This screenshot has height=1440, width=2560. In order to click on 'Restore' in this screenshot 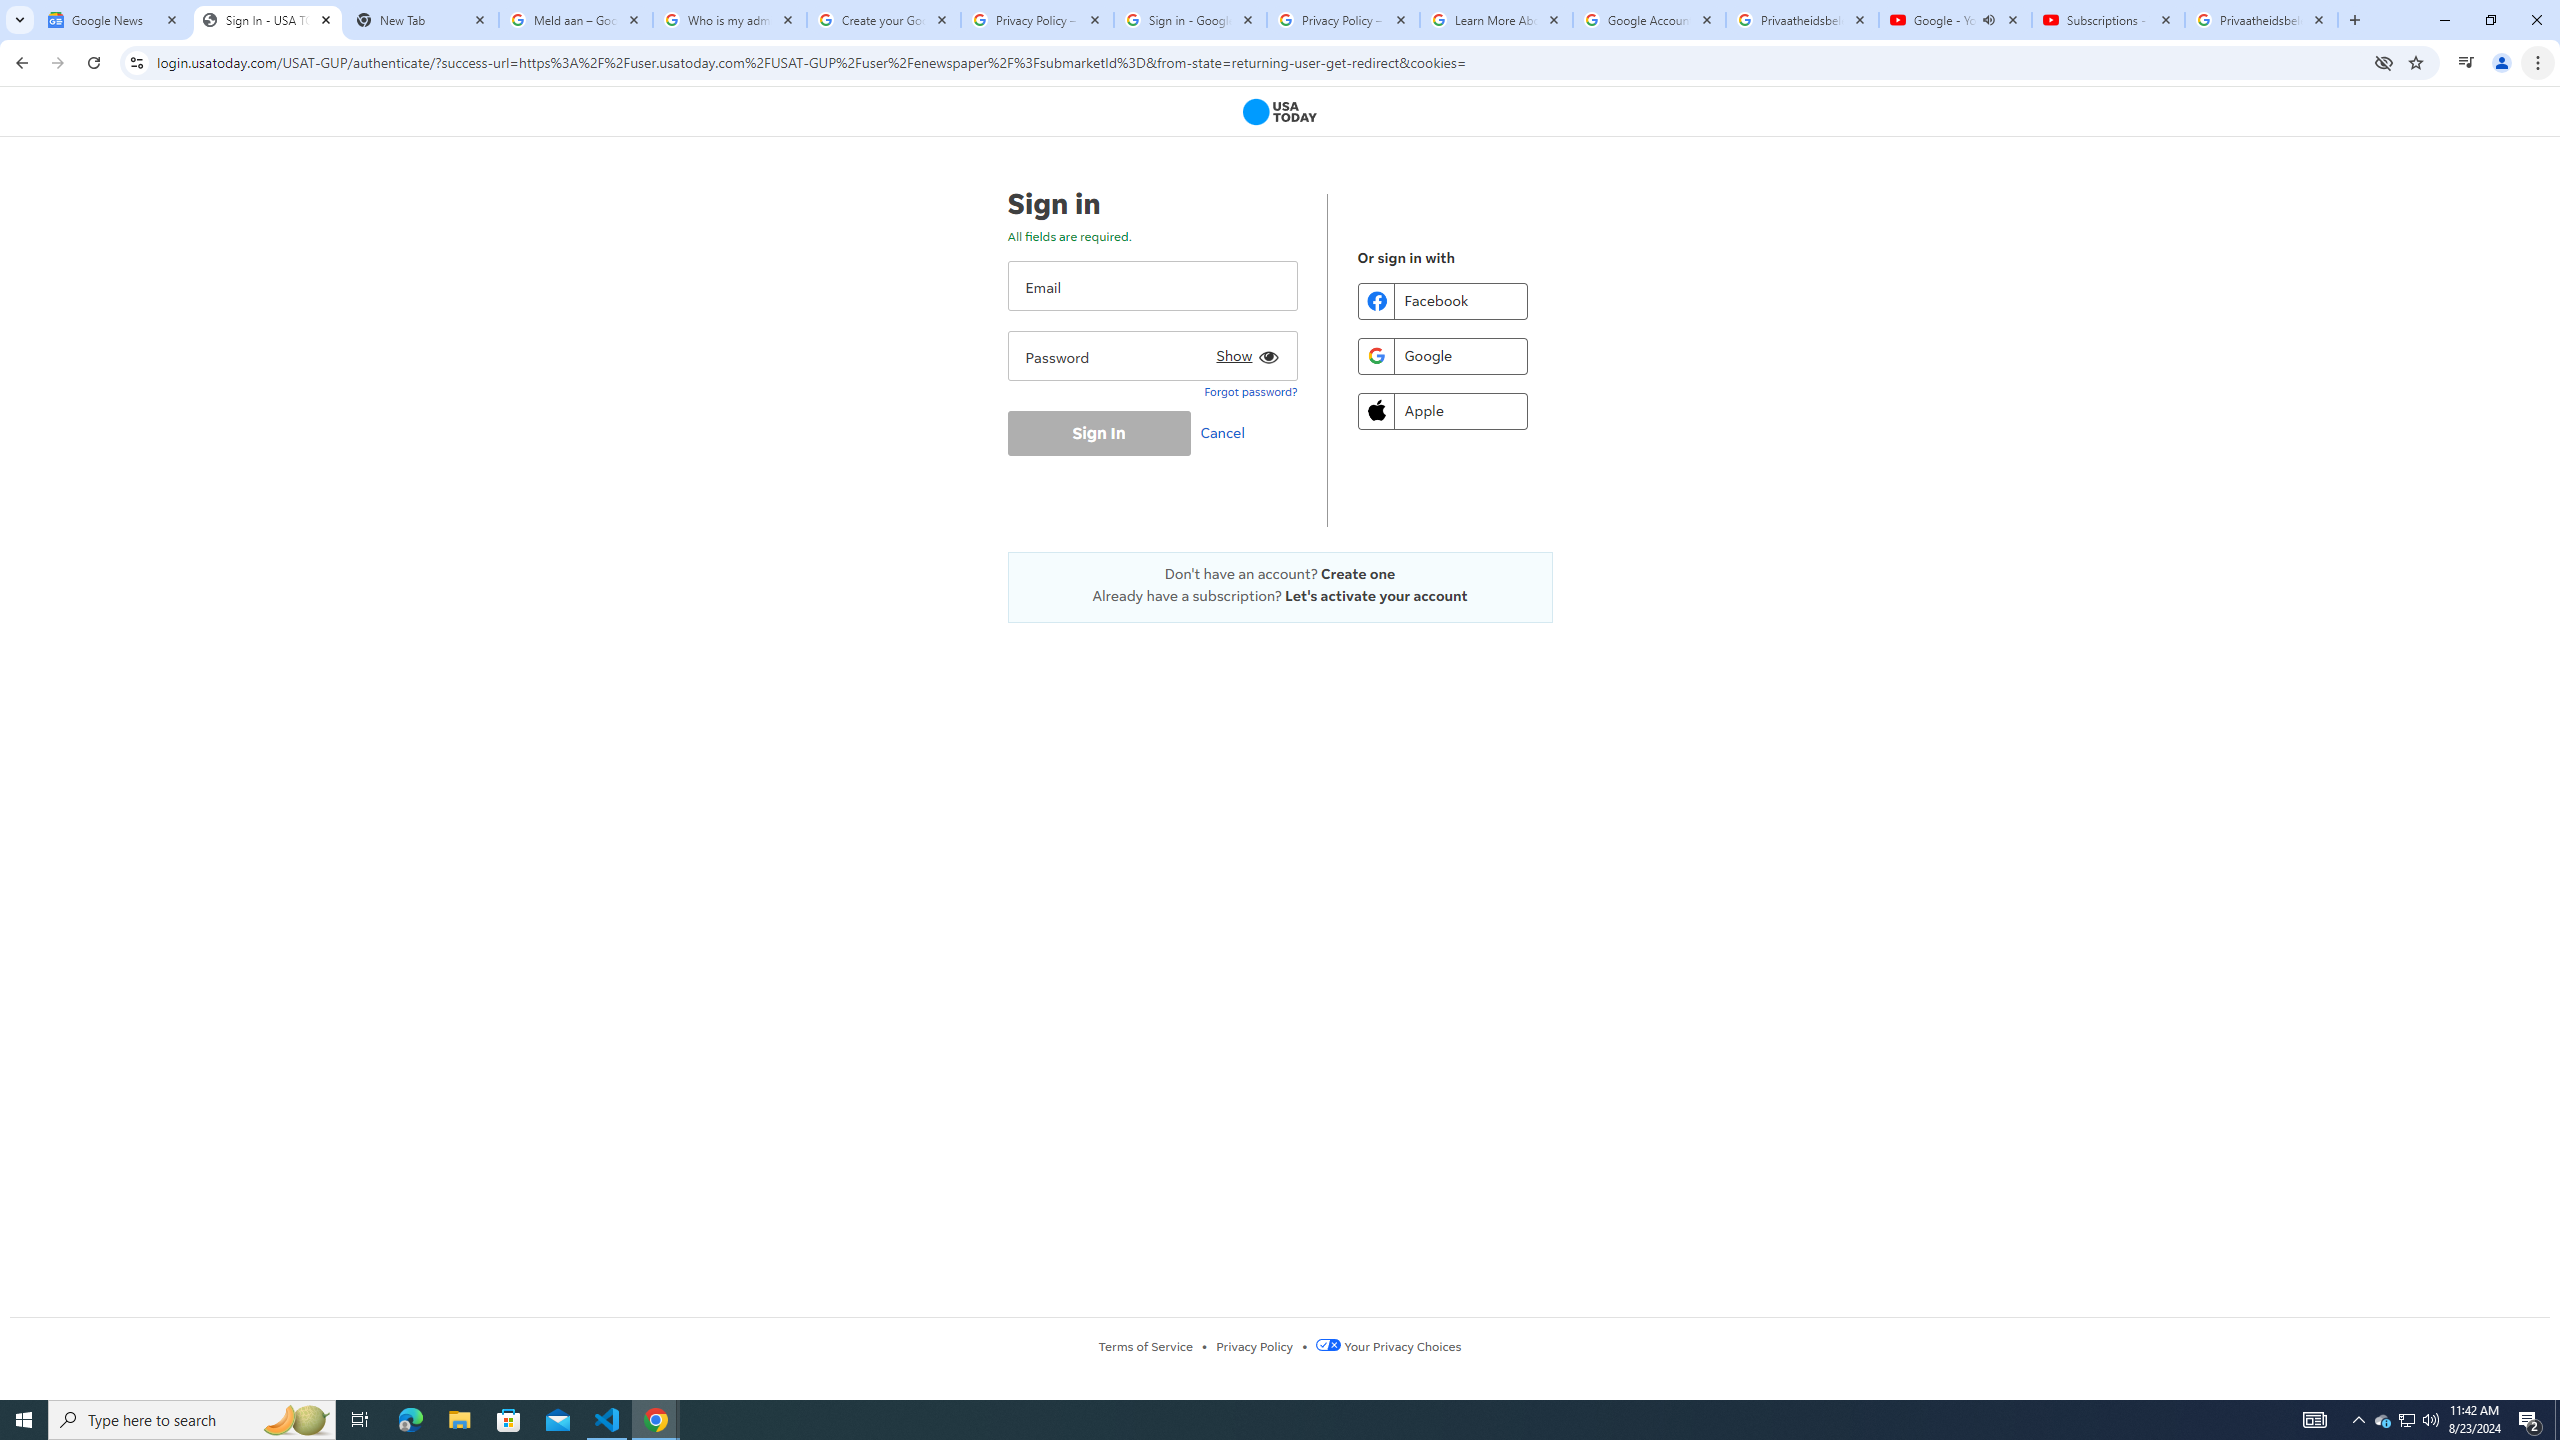, I will do `click(2490, 19)`.